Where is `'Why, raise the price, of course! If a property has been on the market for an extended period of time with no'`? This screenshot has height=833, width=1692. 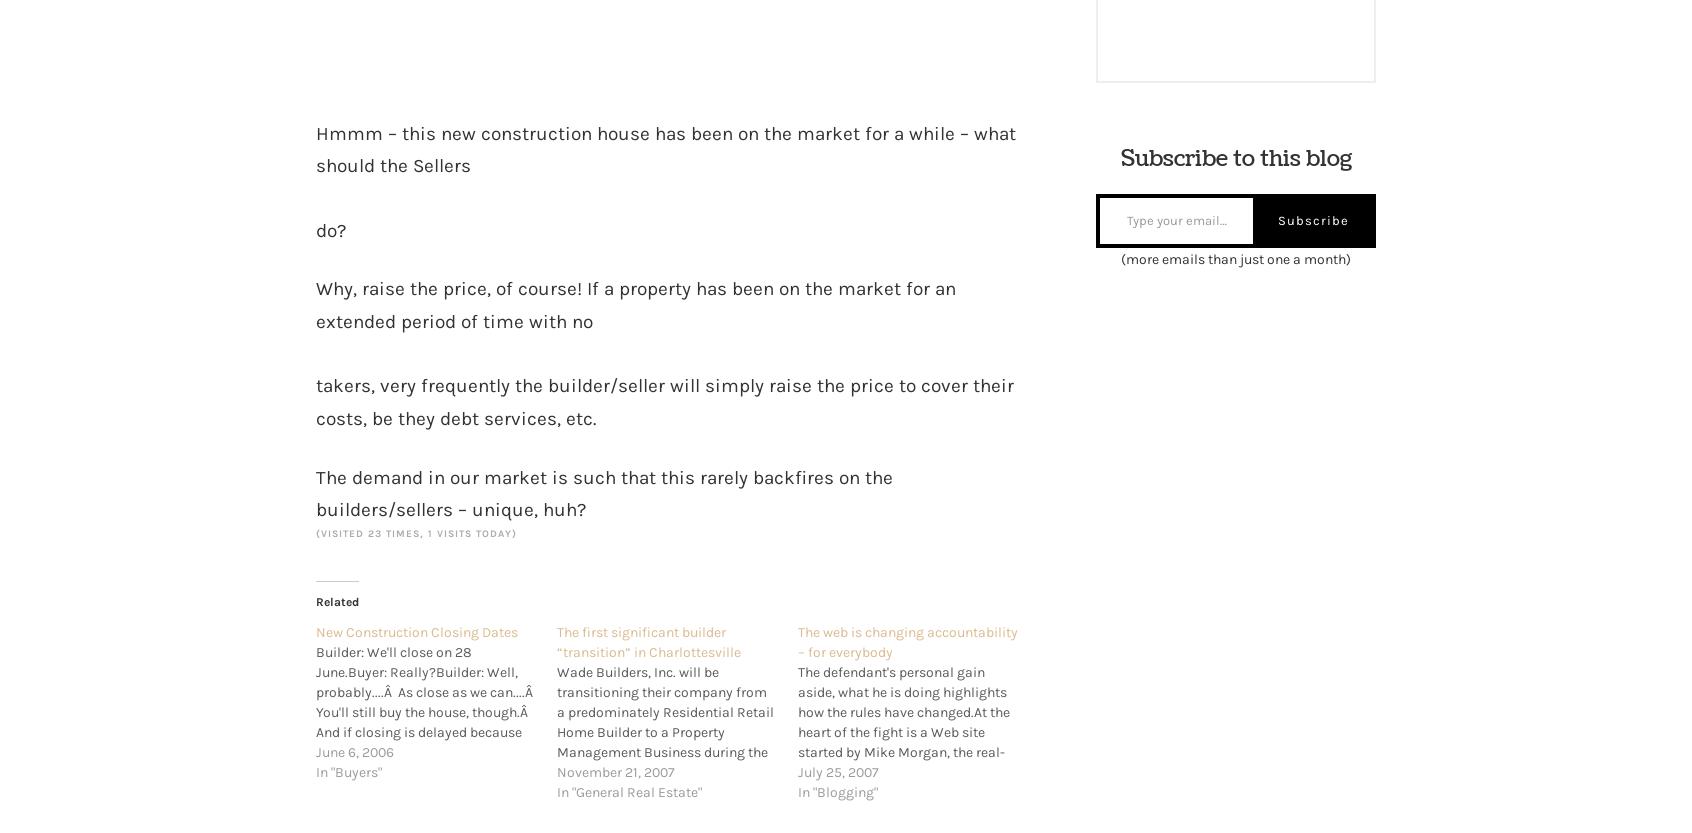 'Why, raise the price, of course! If a property has been on the market for an extended period of time with no' is located at coordinates (315, 303).